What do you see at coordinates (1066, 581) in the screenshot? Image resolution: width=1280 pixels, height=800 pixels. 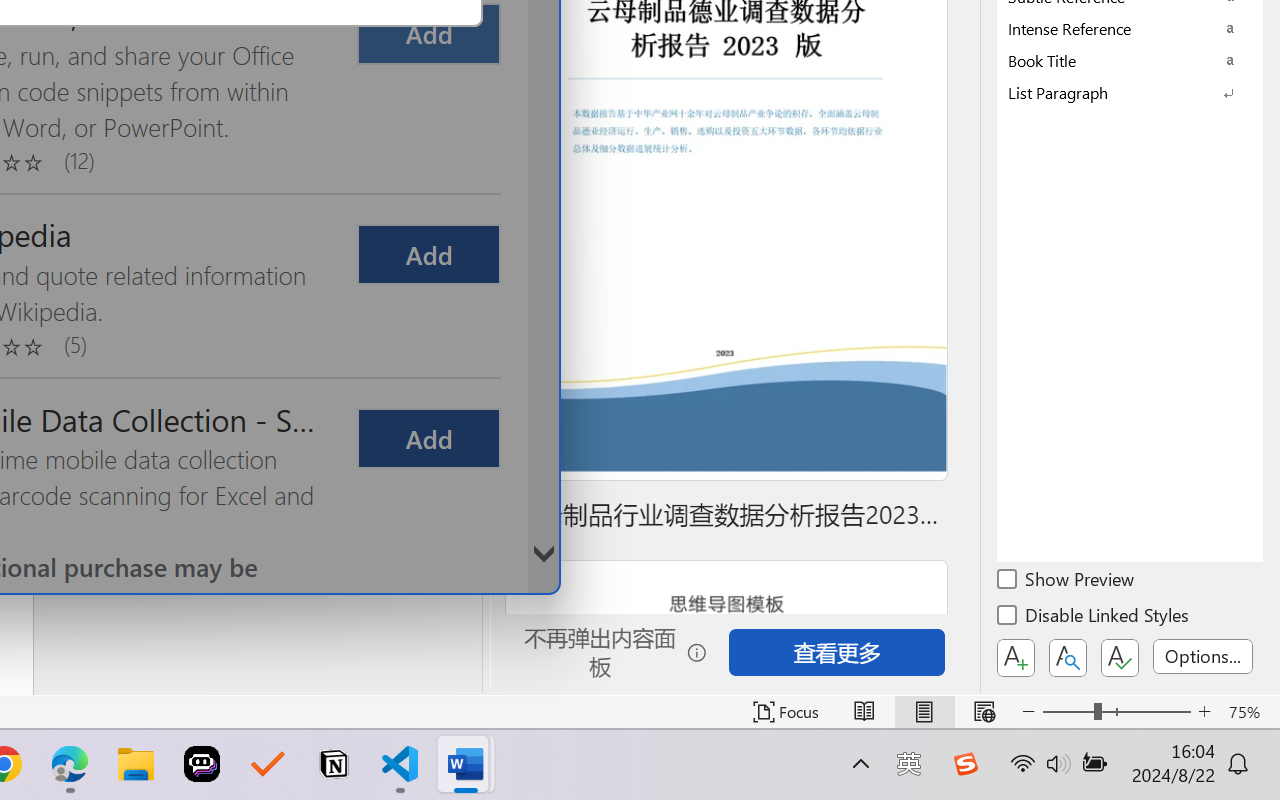 I see `'Show Preview'` at bounding box center [1066, 581].